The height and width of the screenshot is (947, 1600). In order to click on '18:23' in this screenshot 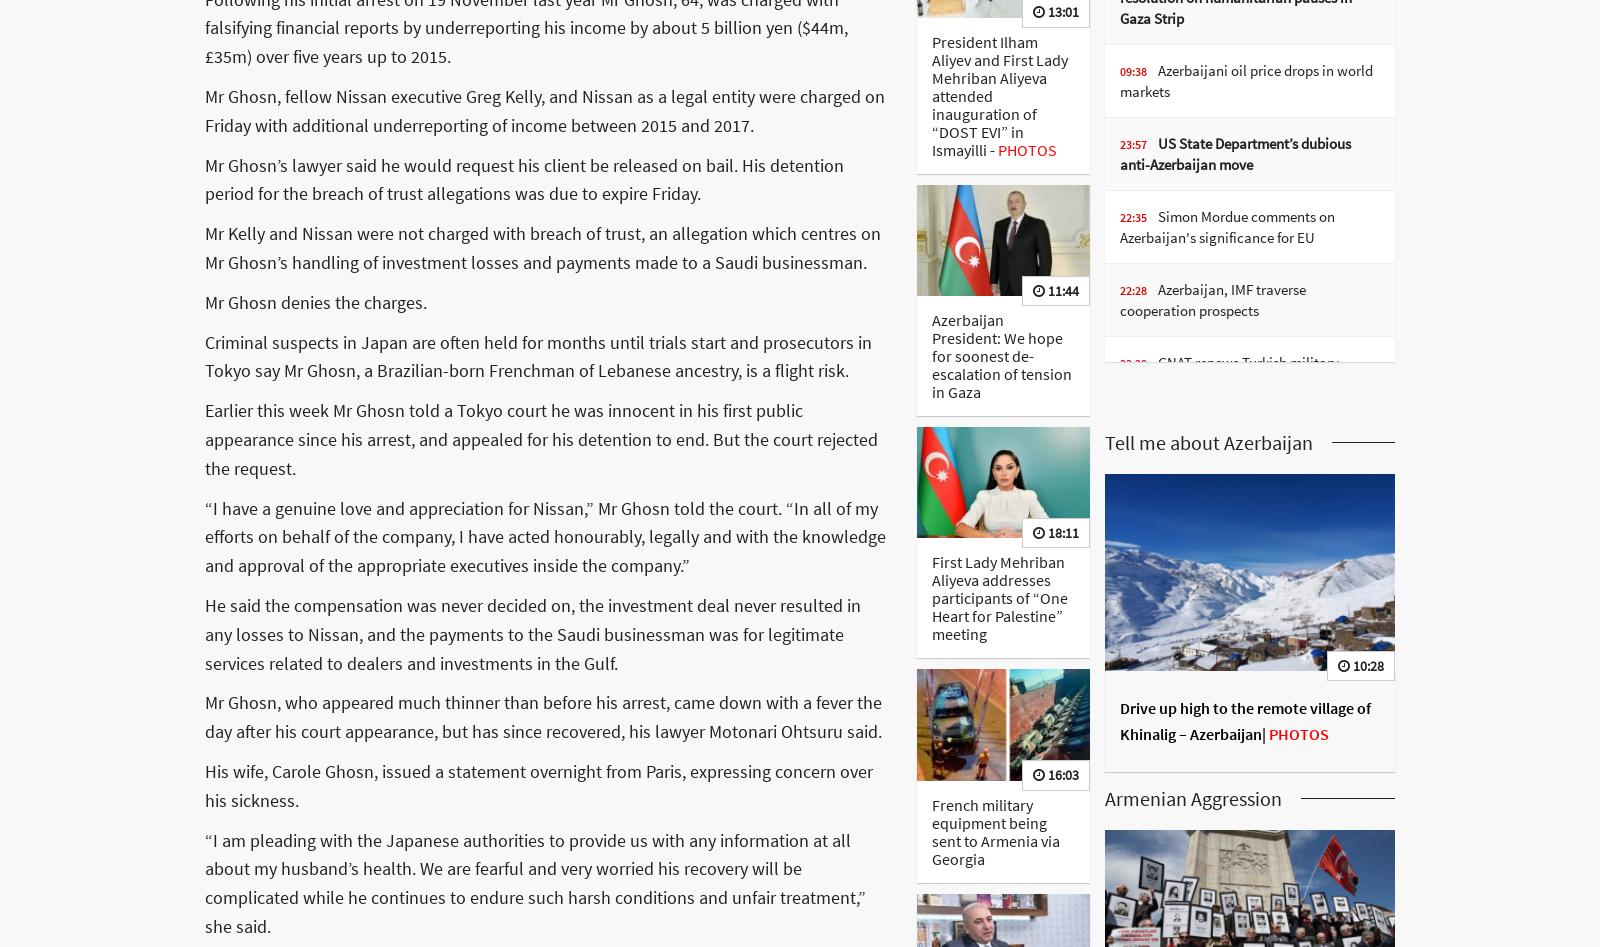, I will do `click(1132, 770)`.